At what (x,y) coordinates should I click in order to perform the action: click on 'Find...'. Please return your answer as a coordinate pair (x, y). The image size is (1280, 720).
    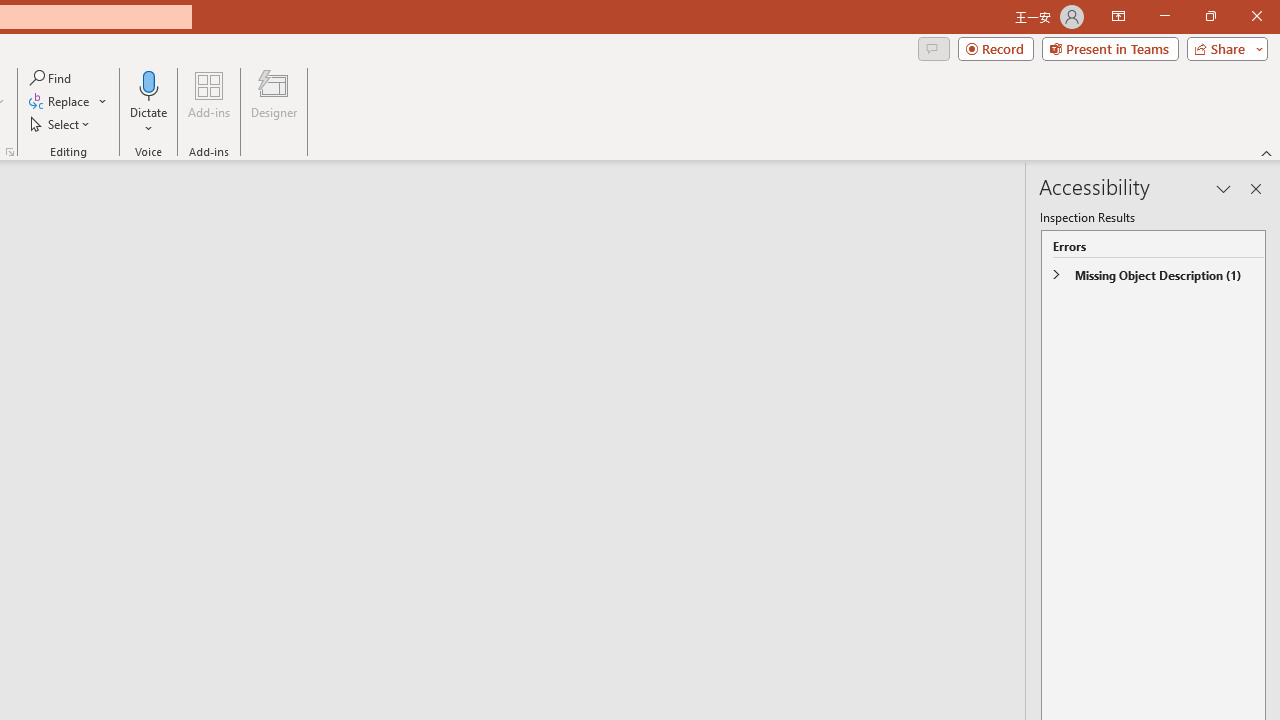
    Looking at the image, I should click on (51, 77).